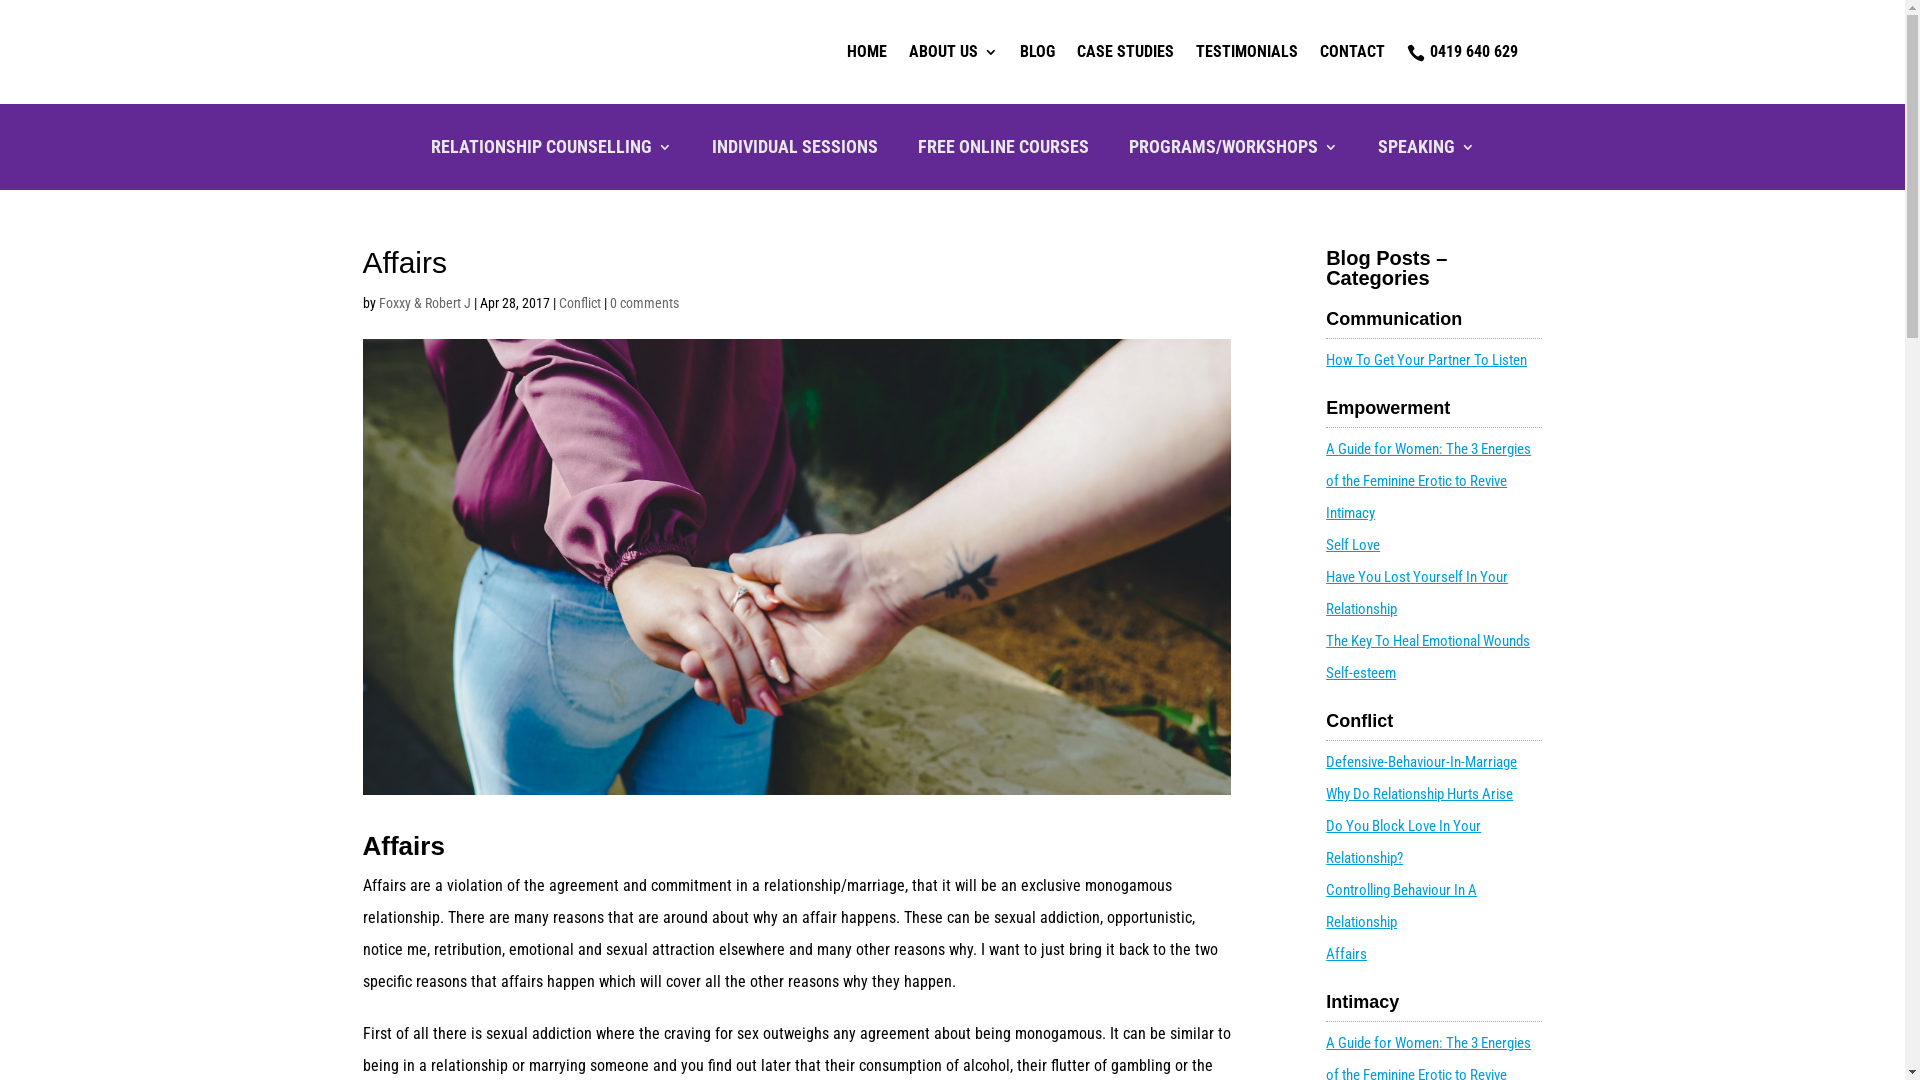  What do you see at coordinates (1325, 762) in the screenshot?
I see `'Defensive-Behaviour-In-Marriage'` at bounding box center [1325, 762].